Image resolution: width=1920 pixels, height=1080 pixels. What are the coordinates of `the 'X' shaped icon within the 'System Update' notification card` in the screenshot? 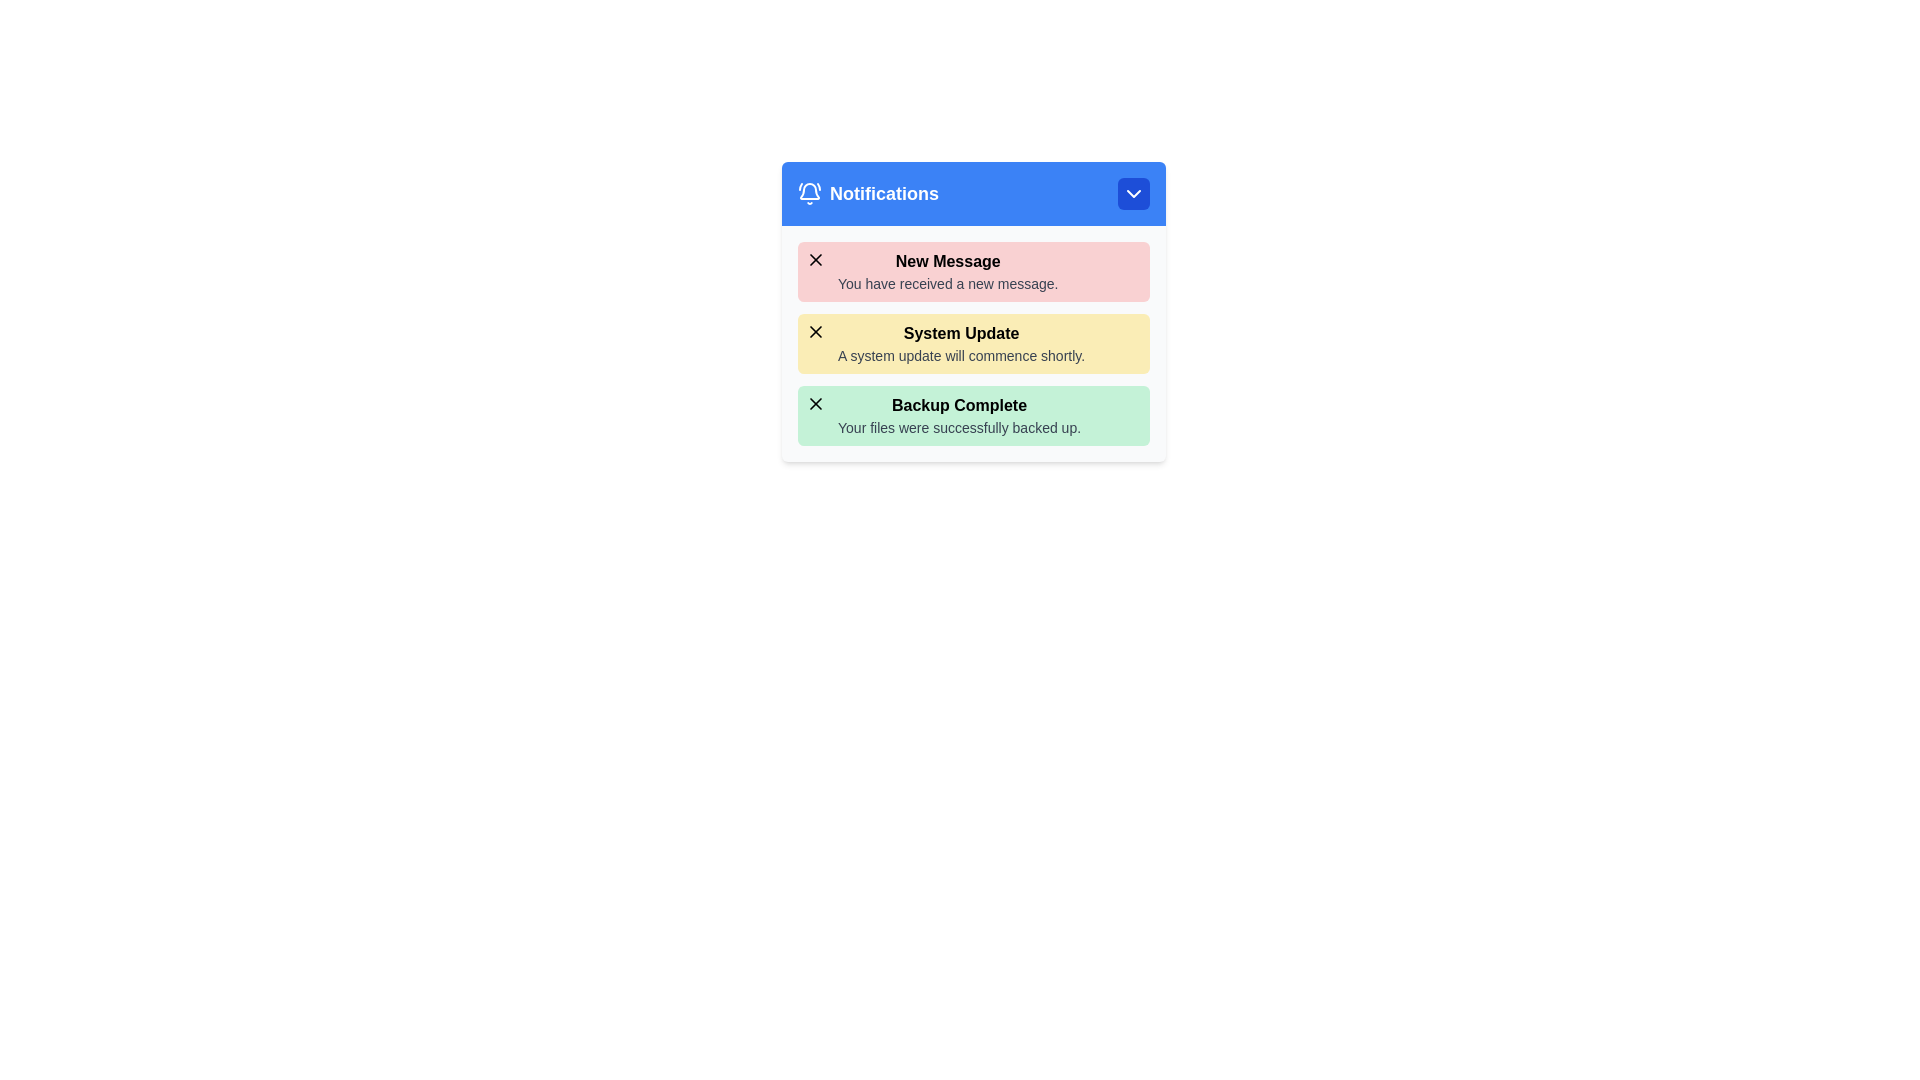 It's located at (816, 330).